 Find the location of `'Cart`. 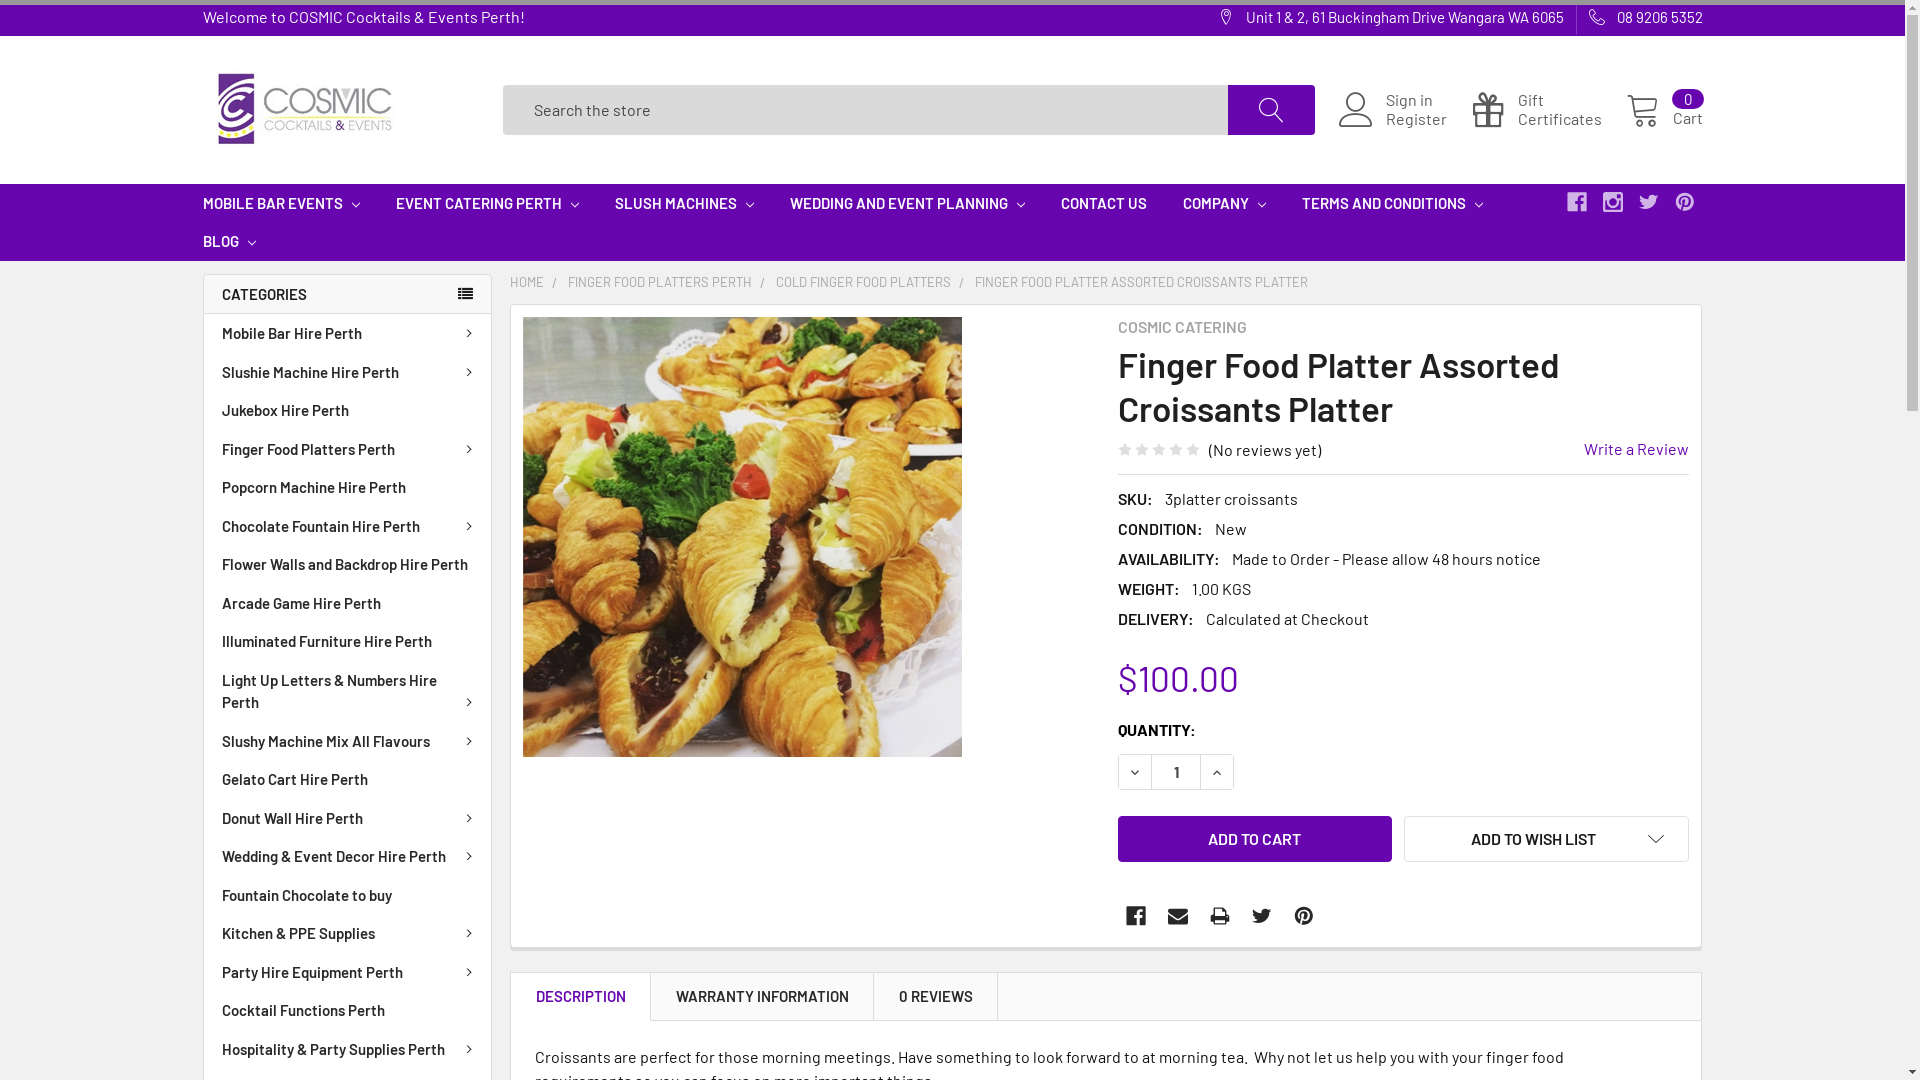

'Cart is located at coordinates (1664, 108).